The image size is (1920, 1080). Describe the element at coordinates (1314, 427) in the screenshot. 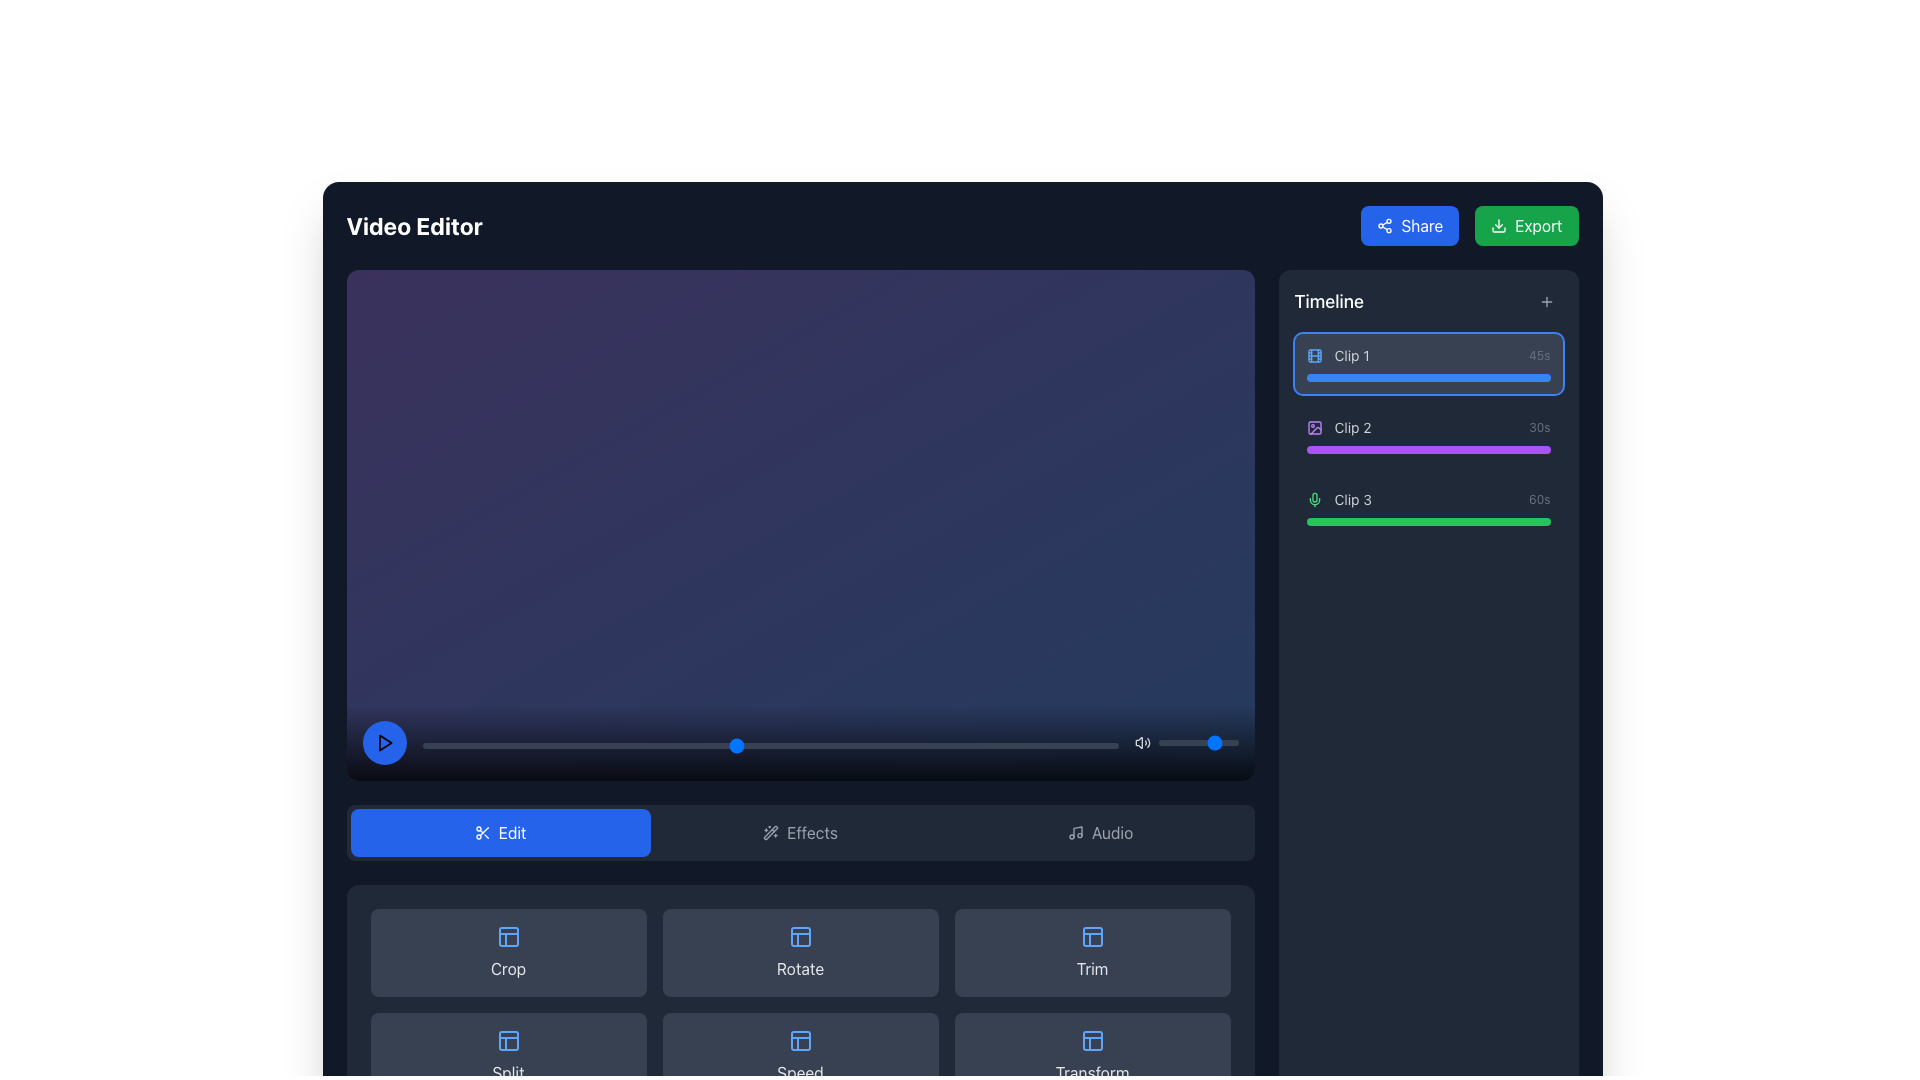

I see `the small rectangular component with rounded corners in the Timeline section, located near the top-left corner of the icon representing 'Clip 2'` at that location.